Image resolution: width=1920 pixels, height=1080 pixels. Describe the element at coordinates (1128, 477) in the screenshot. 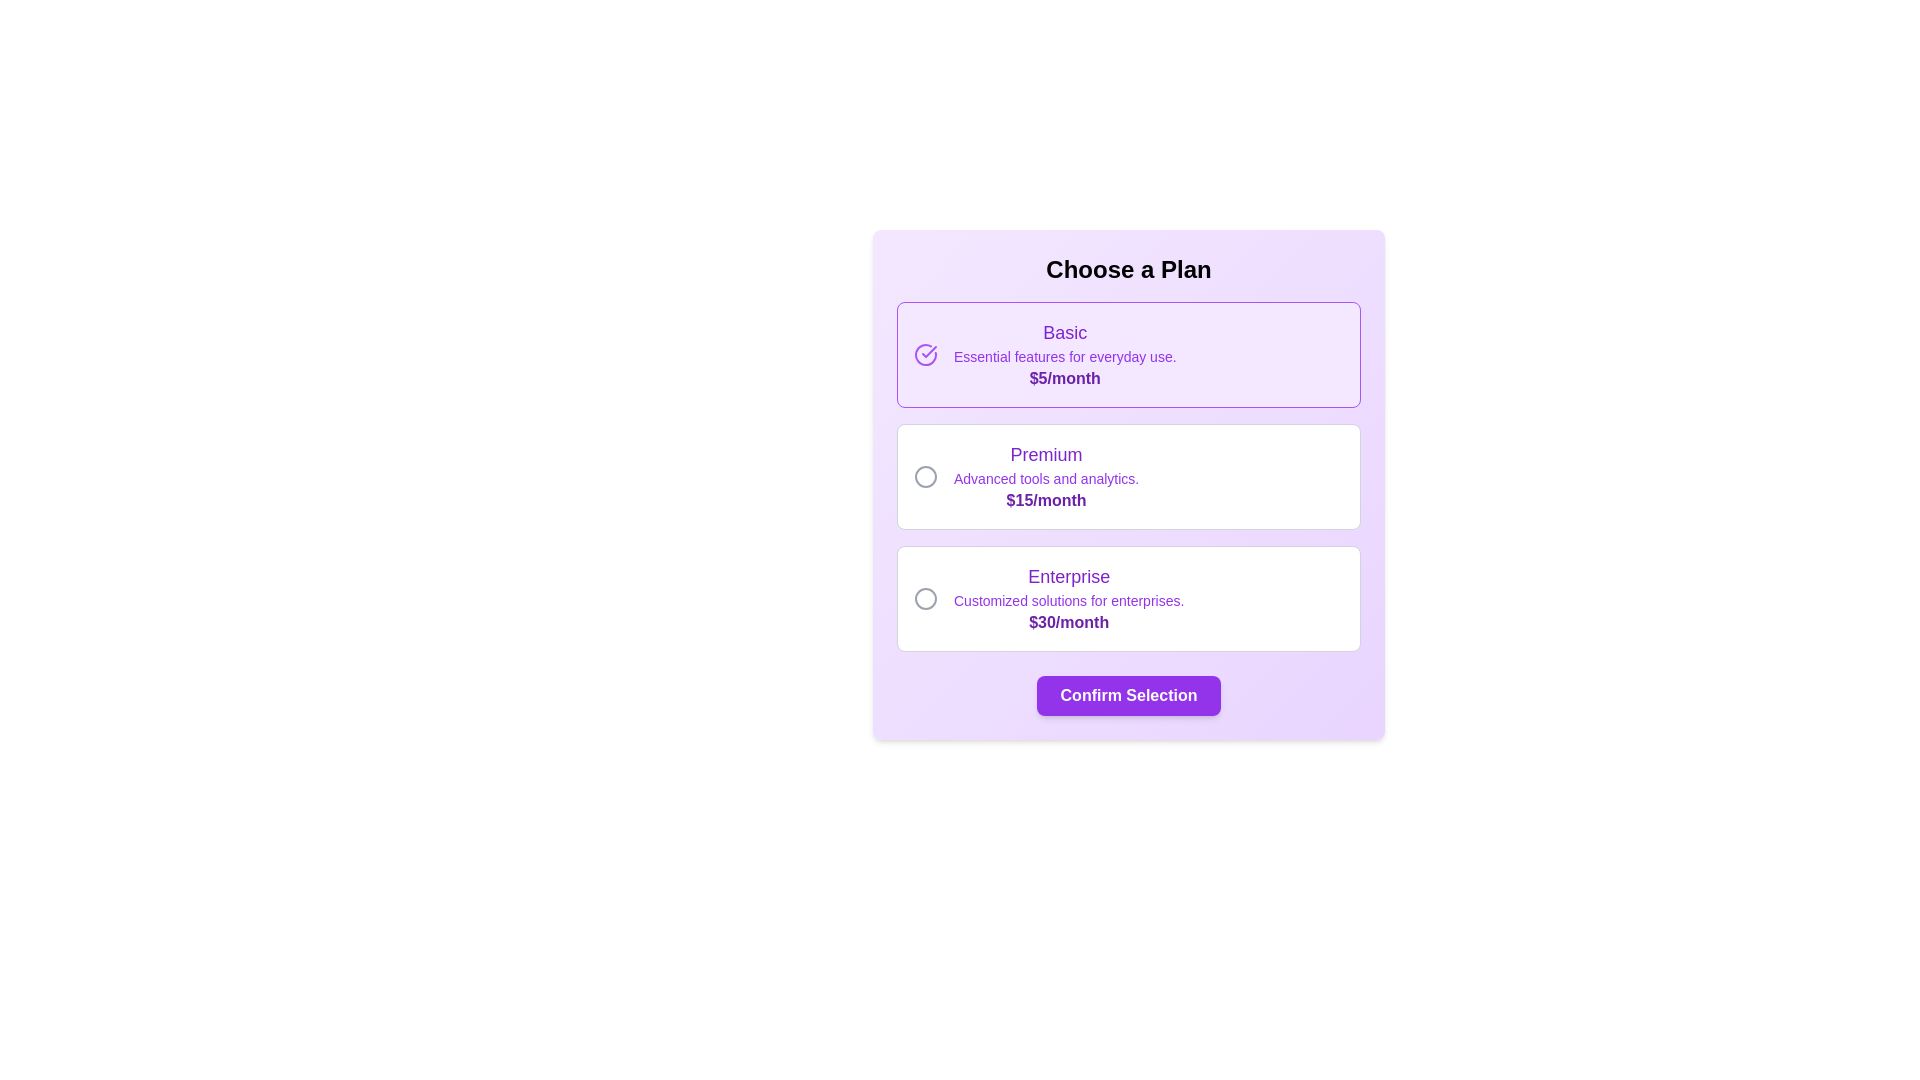

I see `the second item in the subscription plan selection list` at that location.